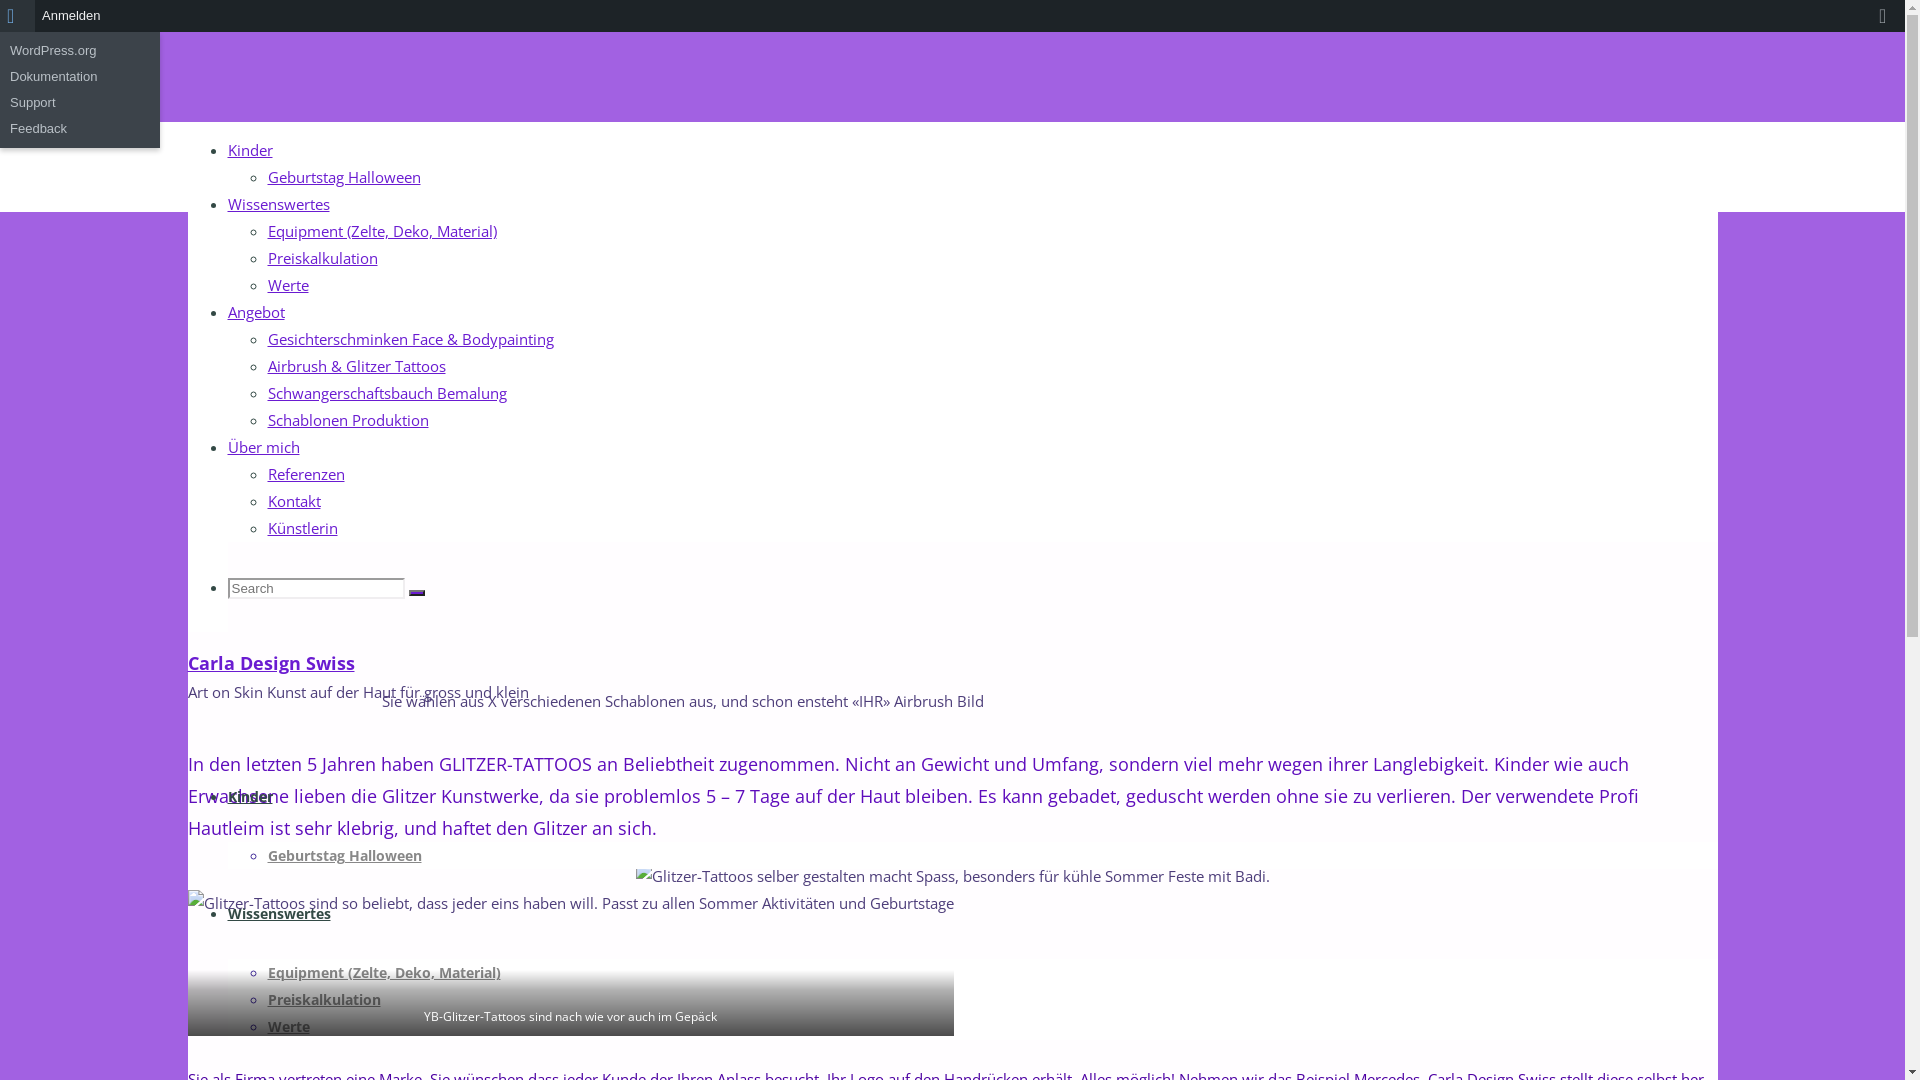 The height and width of the screenshot is (1080, 1920). I want to click on 'Feedback', so click(80, 128).